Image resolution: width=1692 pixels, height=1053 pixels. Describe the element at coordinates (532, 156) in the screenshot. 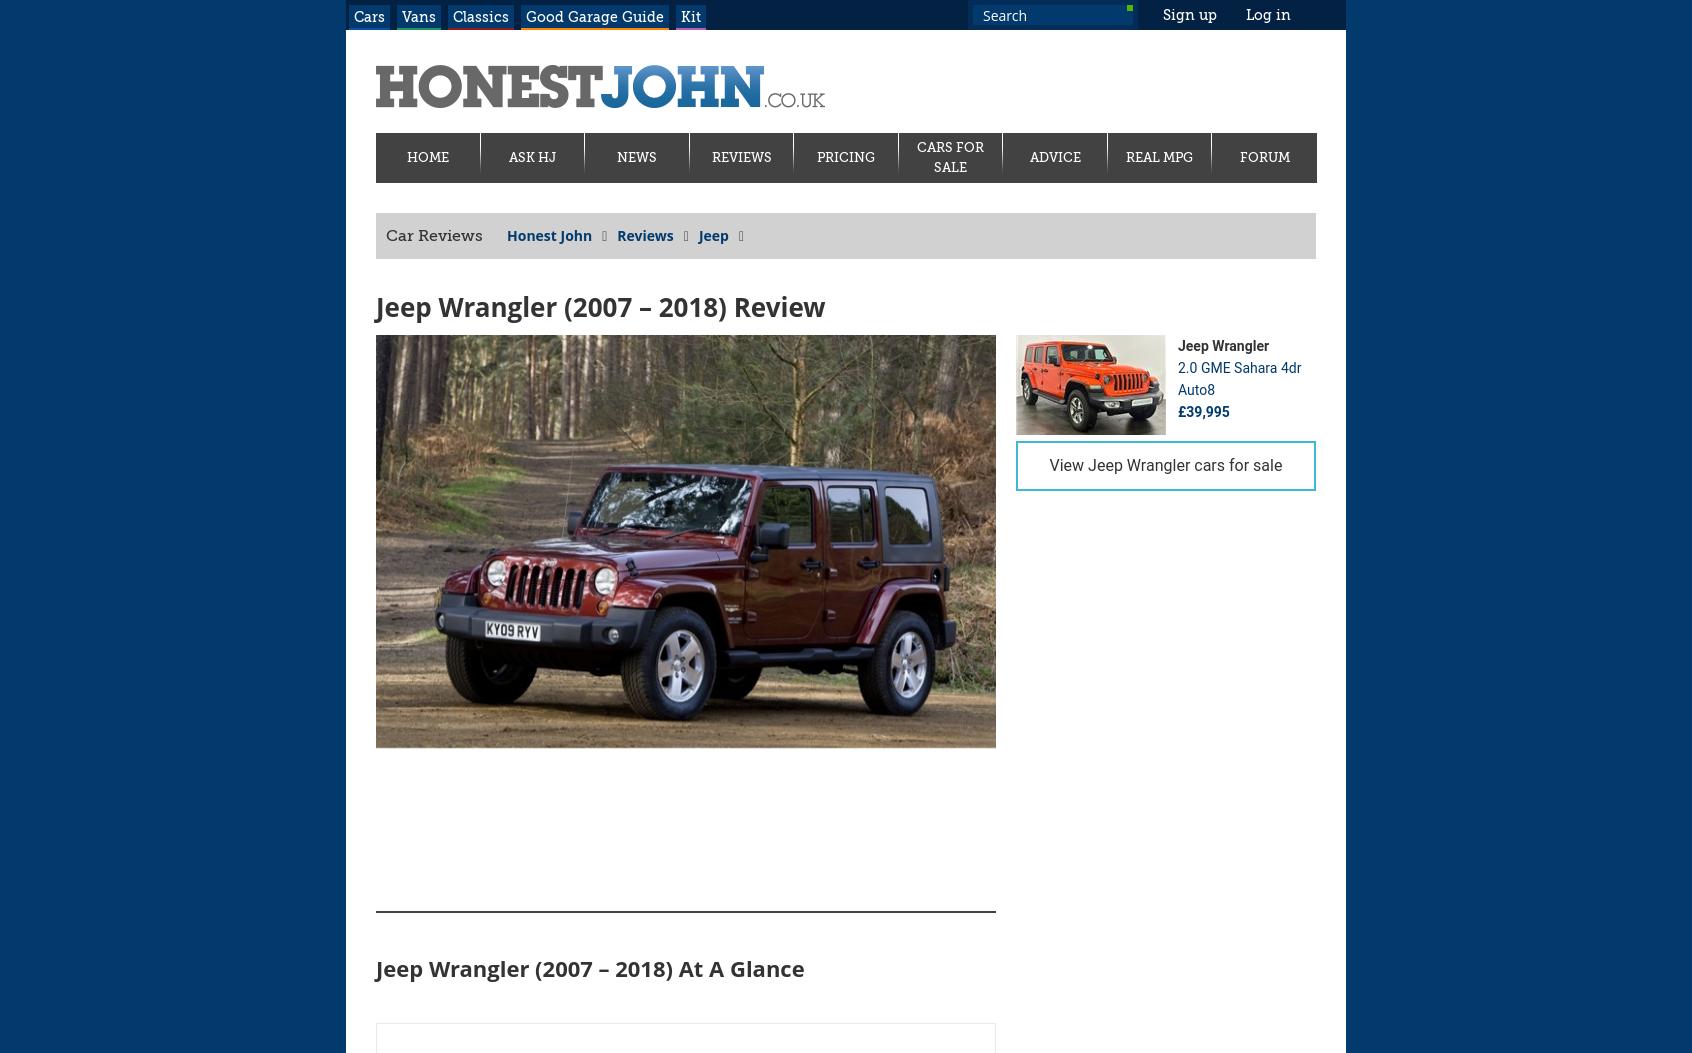

I see `'Ask HJ'` at that location.